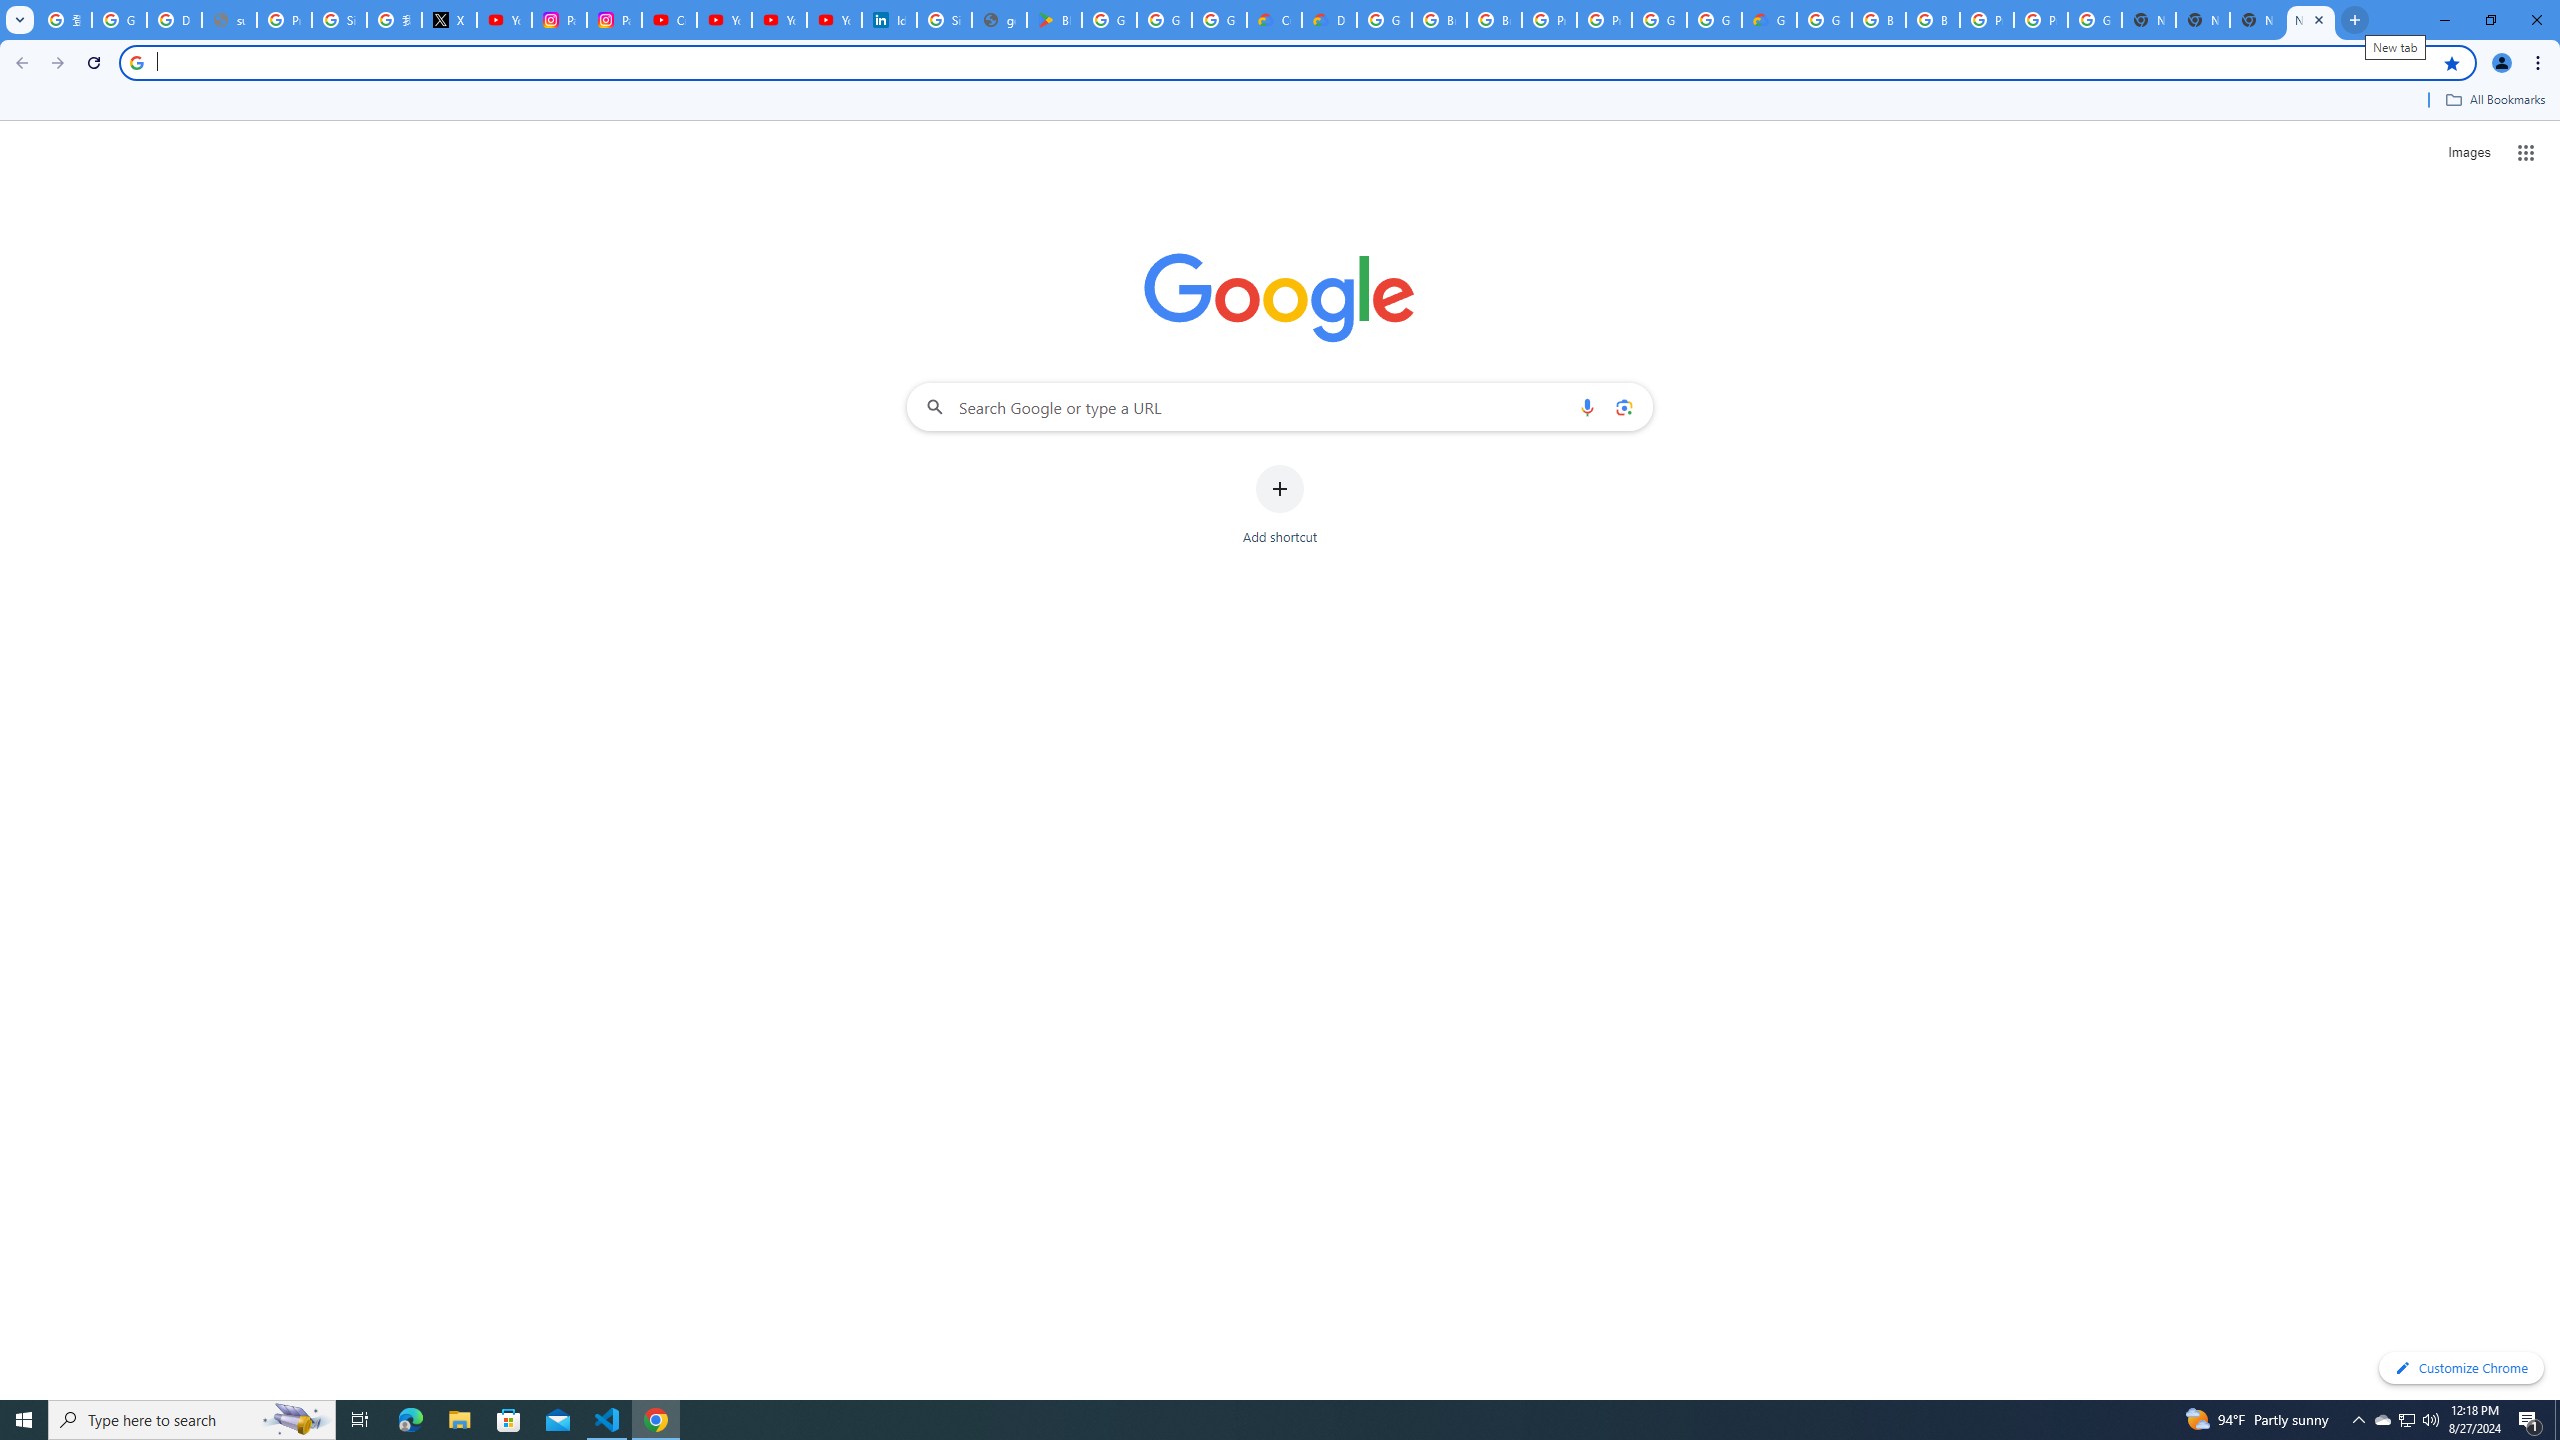  Describe the element at coordinates (1053, 19) in the screenshot. I see `'Bluey: Let'` at that location.